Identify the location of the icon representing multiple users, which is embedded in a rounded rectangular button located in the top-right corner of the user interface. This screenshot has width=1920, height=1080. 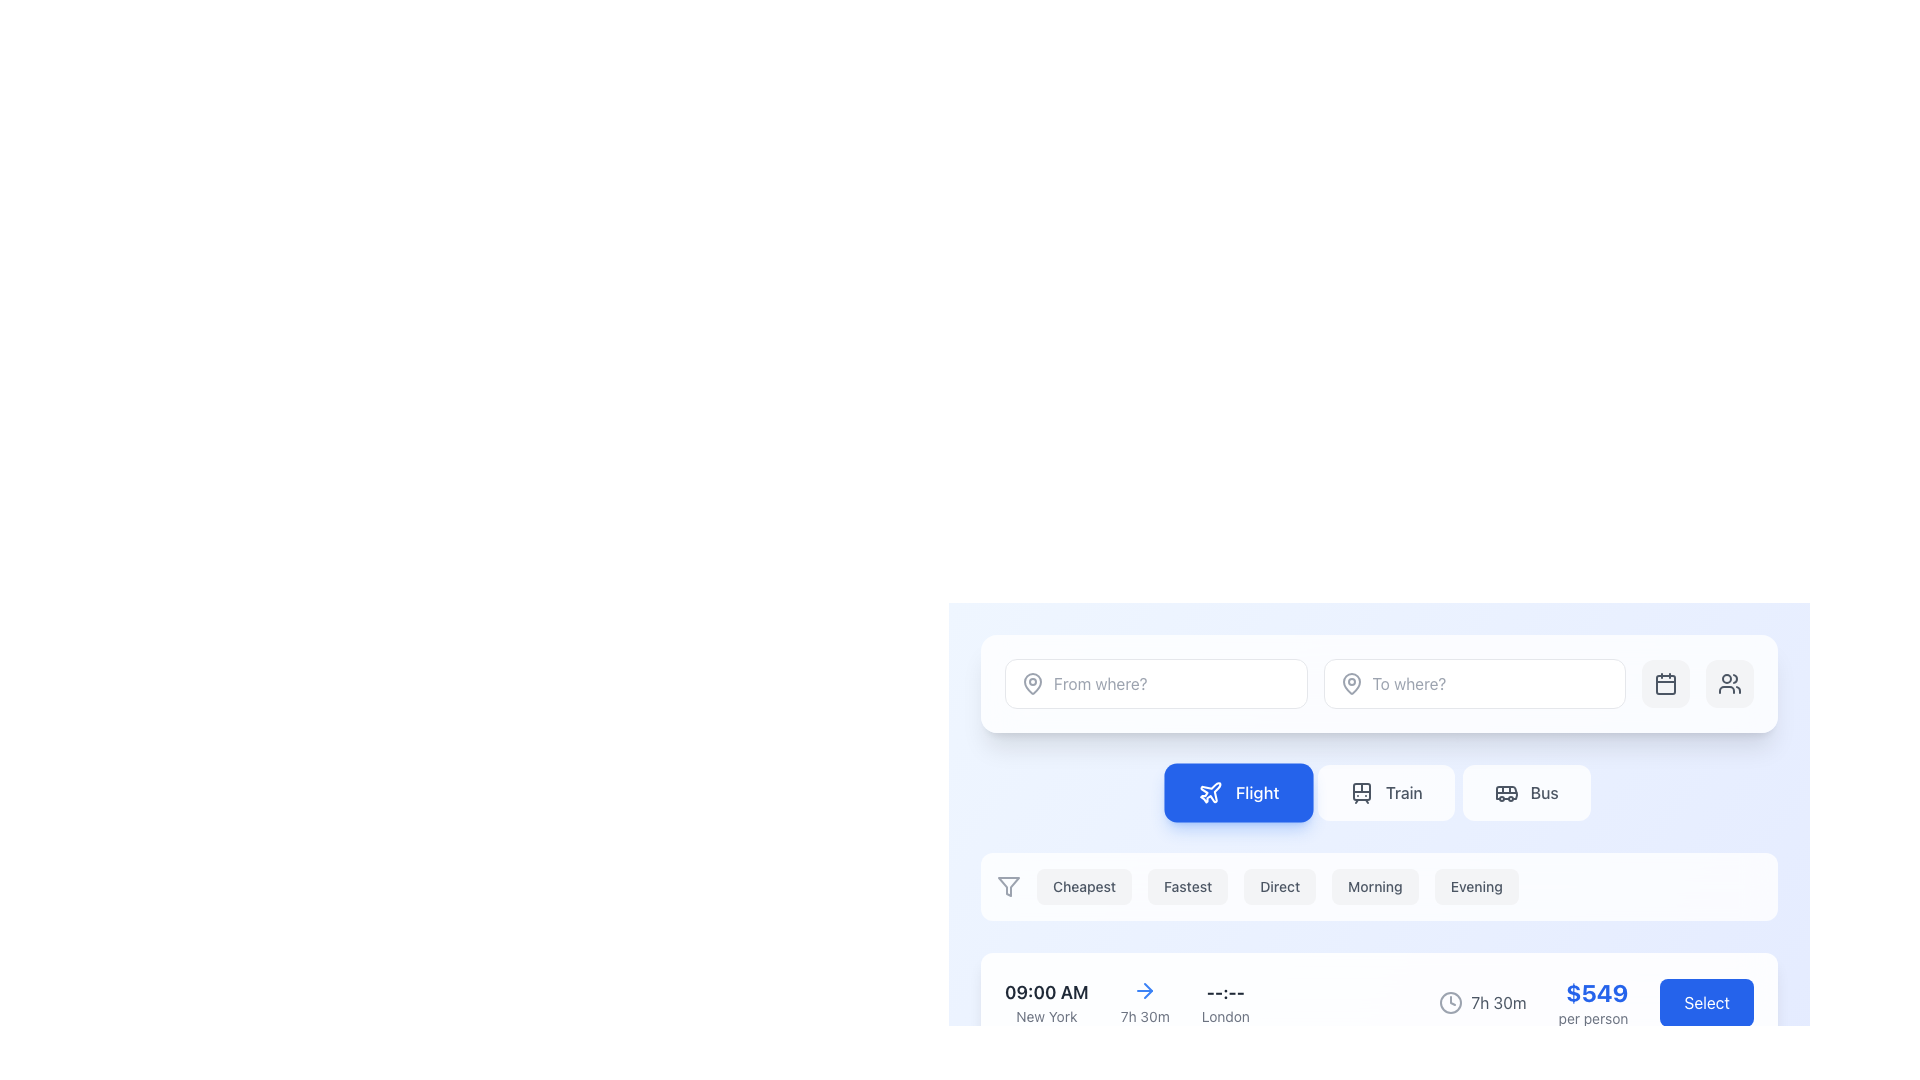
(1728, 682).